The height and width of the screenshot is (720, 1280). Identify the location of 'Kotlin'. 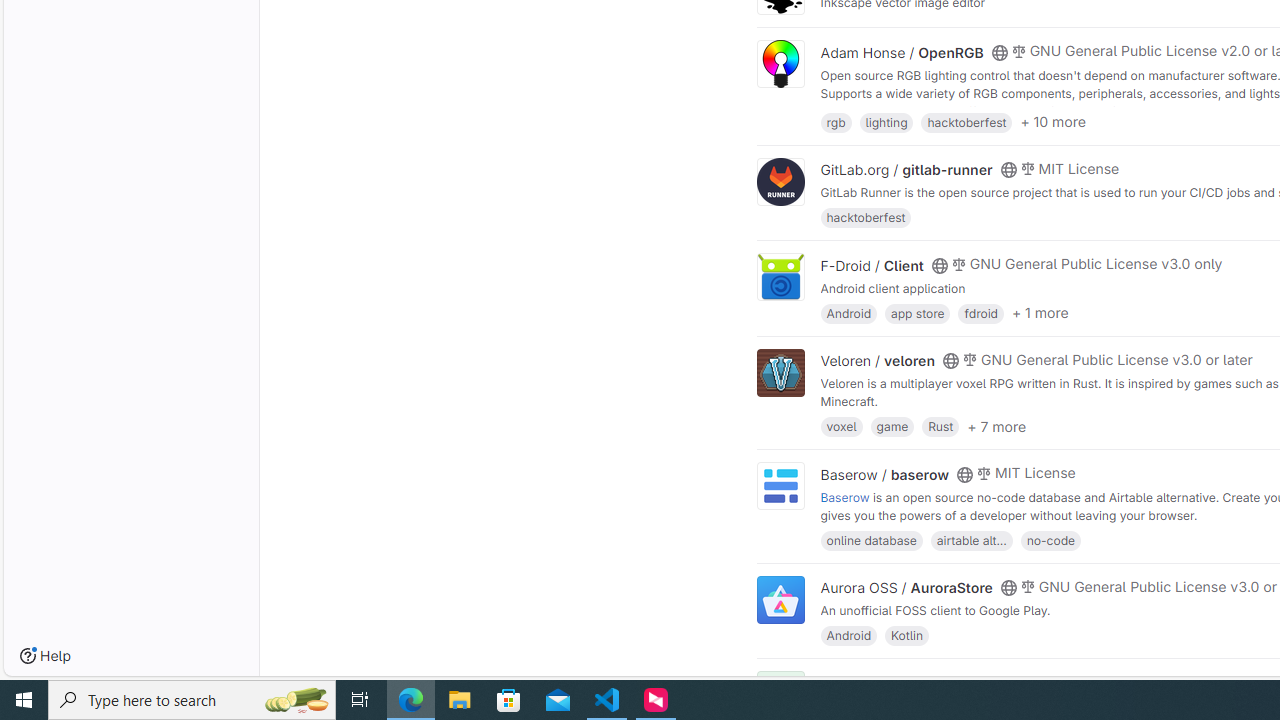
(906, 635).